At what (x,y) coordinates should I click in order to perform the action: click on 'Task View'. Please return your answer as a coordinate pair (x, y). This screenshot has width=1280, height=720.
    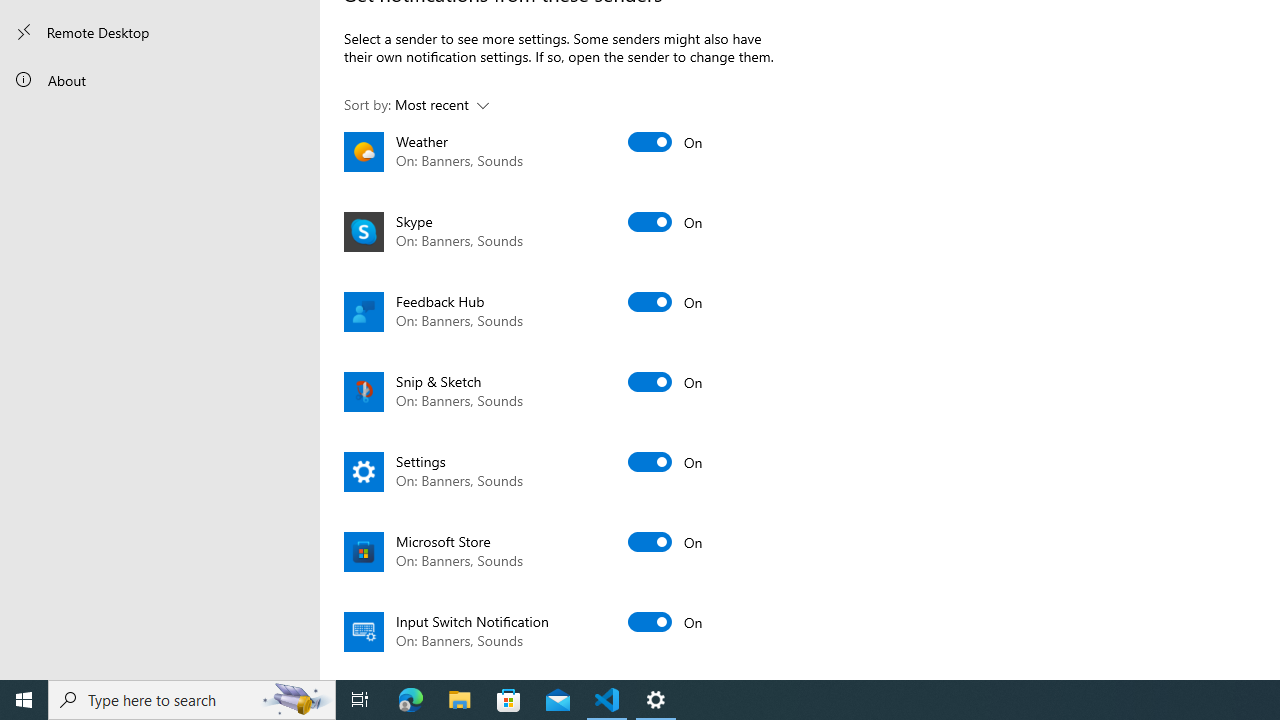
    Looking at the image, I should click on (359, 698).